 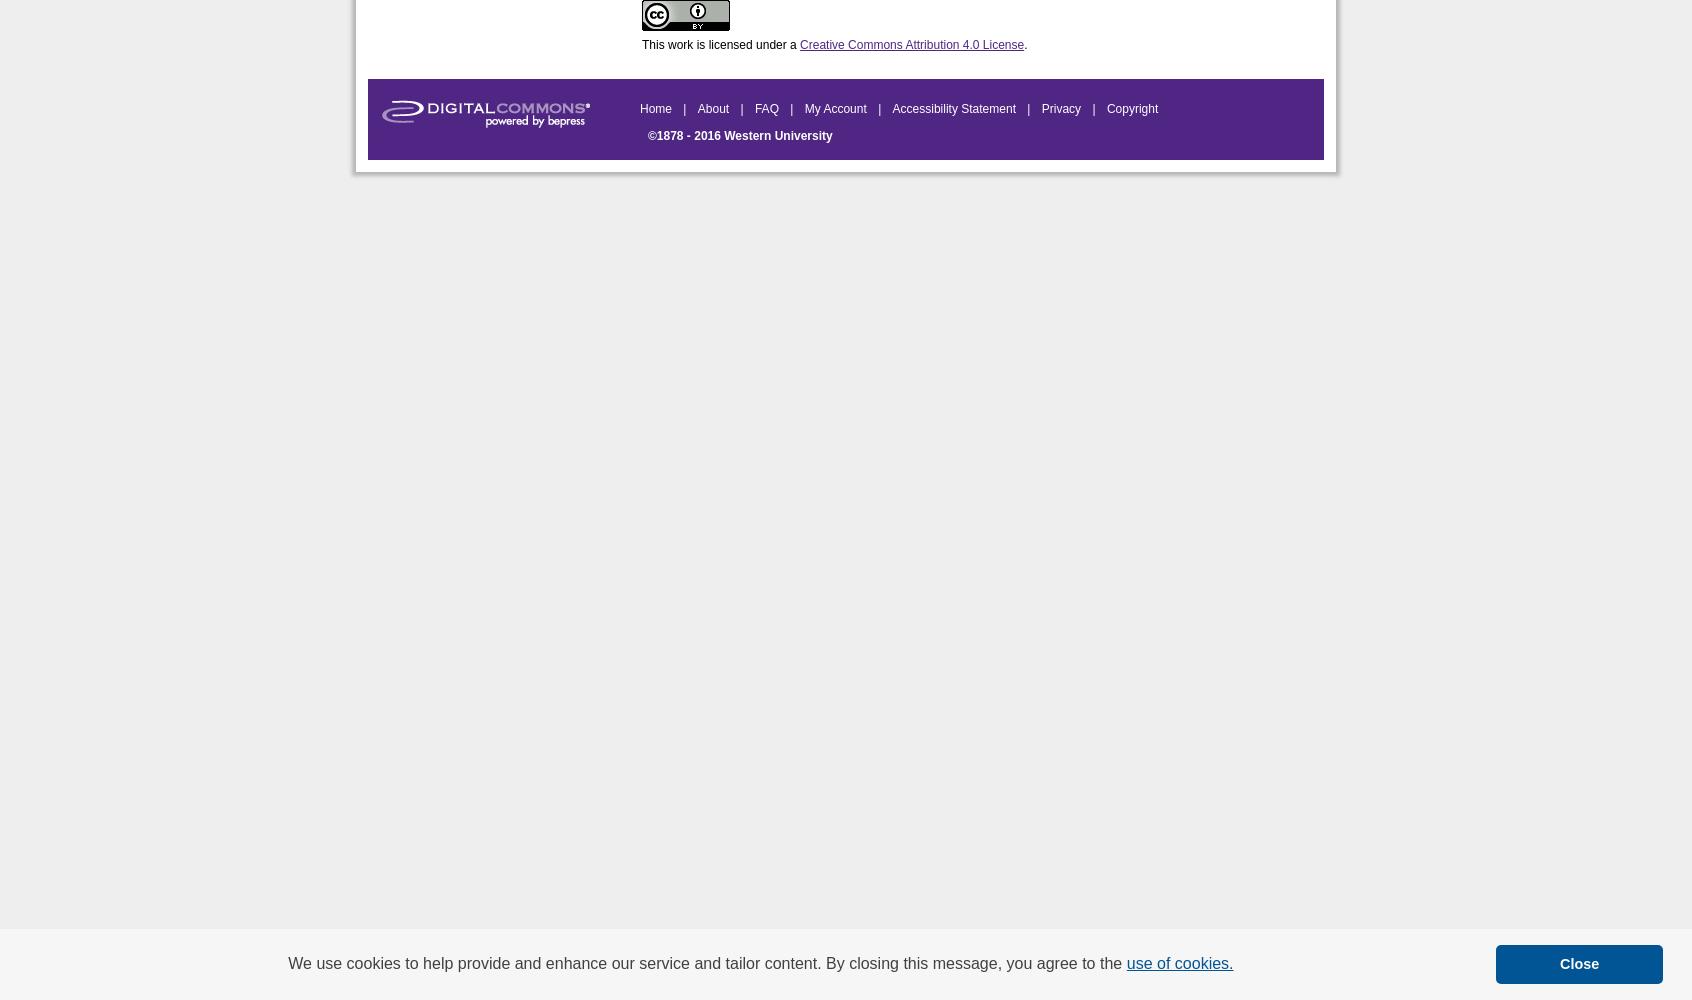 I want to click on 'My Account', so click(x=837, y=108).